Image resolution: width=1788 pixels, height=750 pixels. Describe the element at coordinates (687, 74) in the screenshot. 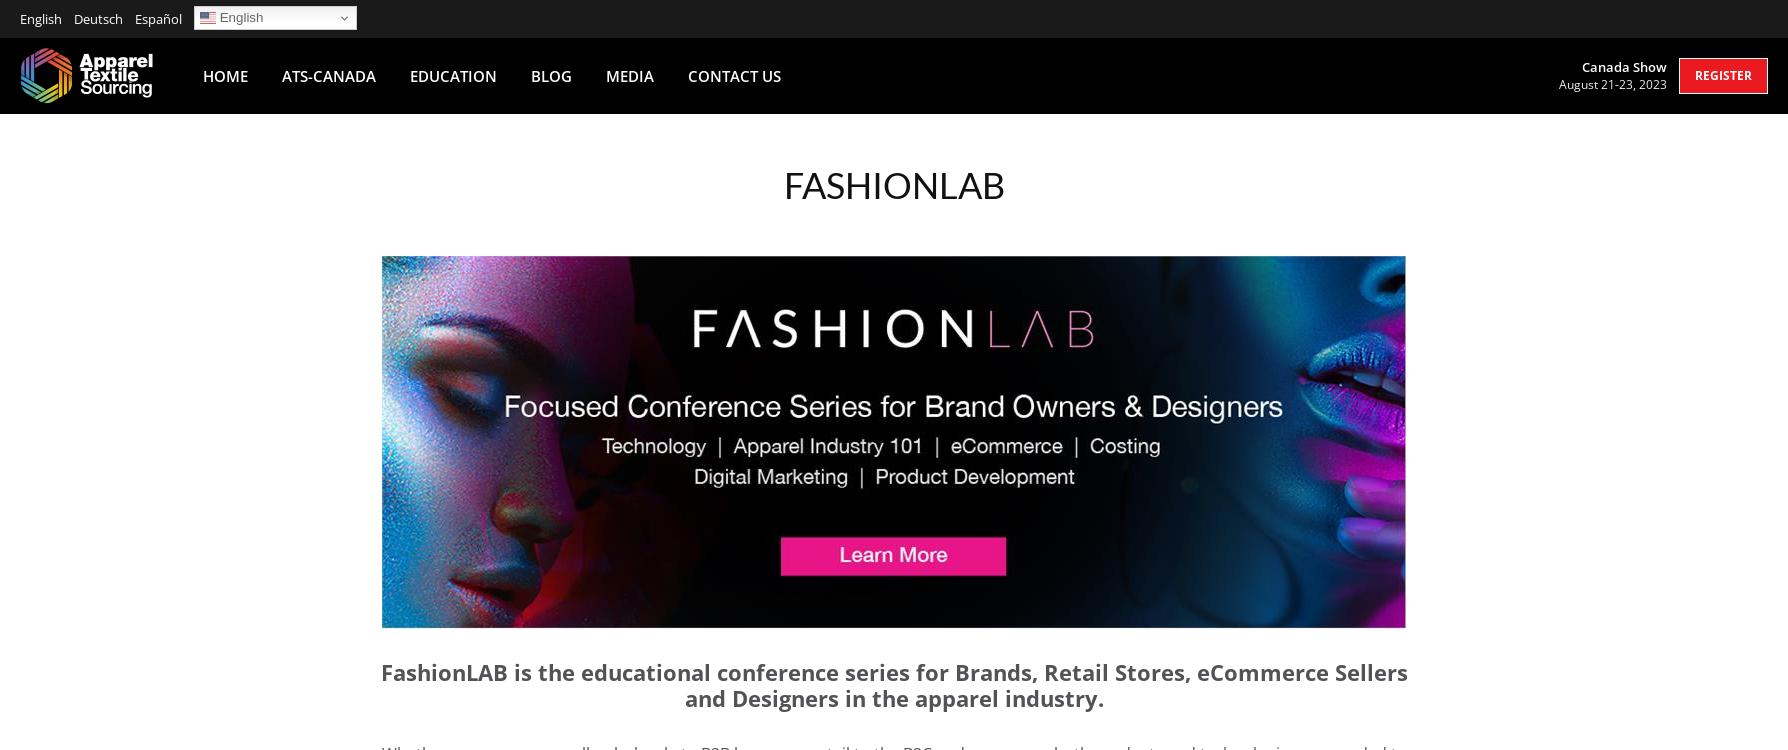

I see `'Contact Us'` at that location.